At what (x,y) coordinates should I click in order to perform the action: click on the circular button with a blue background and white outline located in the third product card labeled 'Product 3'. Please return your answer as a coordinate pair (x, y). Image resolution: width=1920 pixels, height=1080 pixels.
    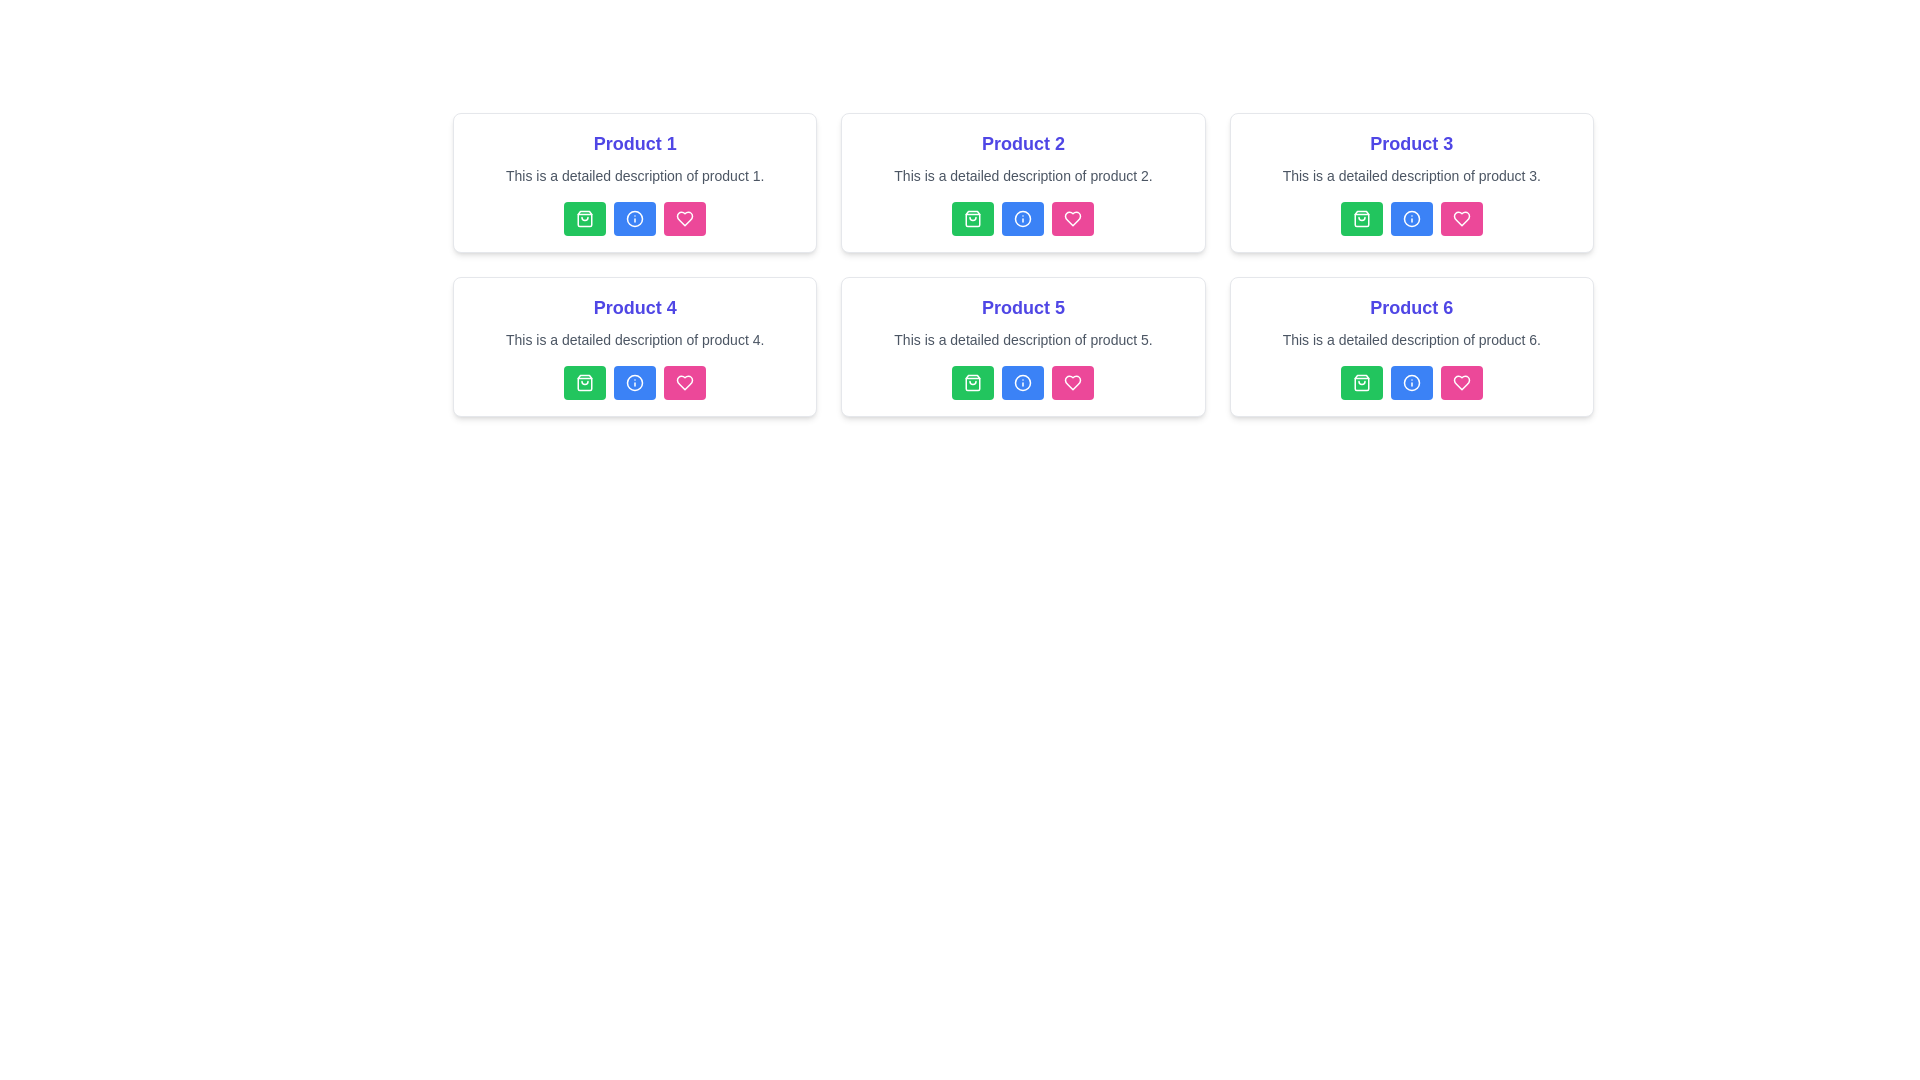
    Looking at the image, I should click on (1410, 219).